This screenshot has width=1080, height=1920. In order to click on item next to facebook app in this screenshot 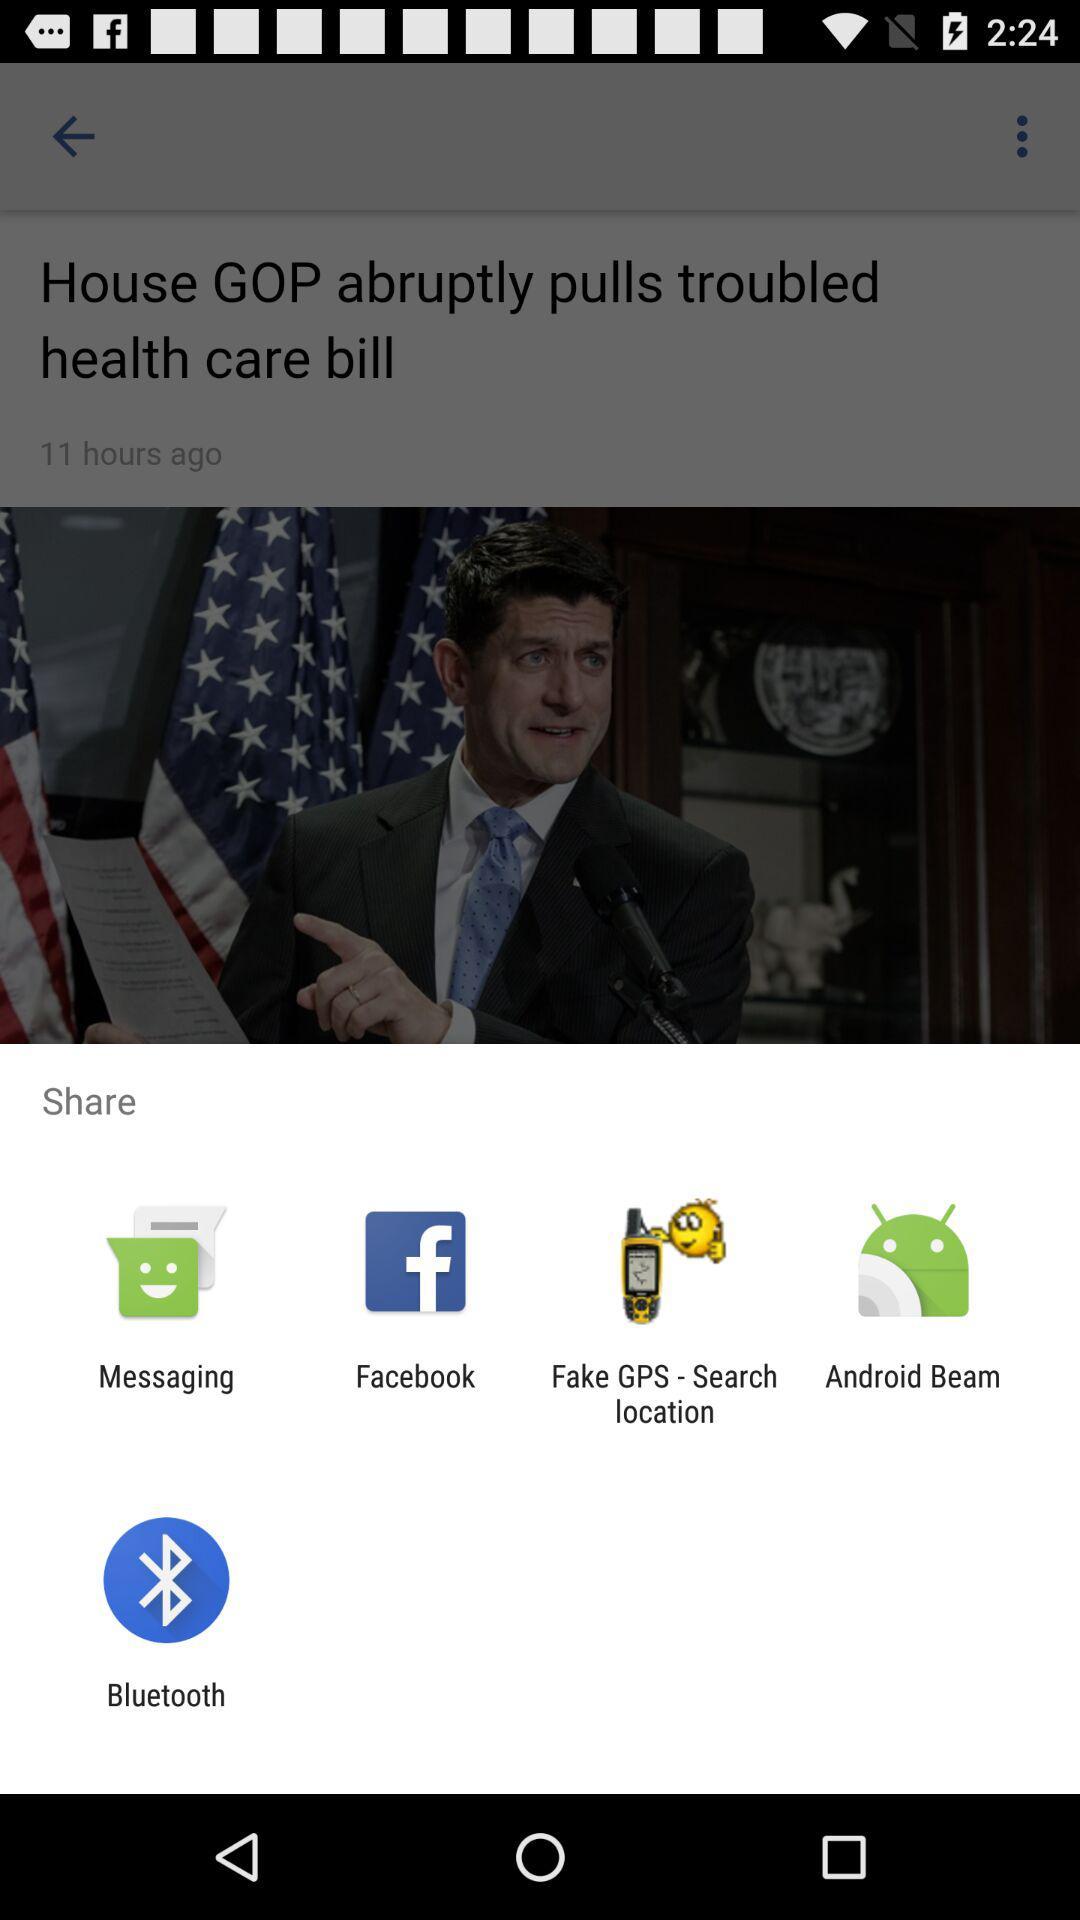, I will do `click(664, 1392)`.